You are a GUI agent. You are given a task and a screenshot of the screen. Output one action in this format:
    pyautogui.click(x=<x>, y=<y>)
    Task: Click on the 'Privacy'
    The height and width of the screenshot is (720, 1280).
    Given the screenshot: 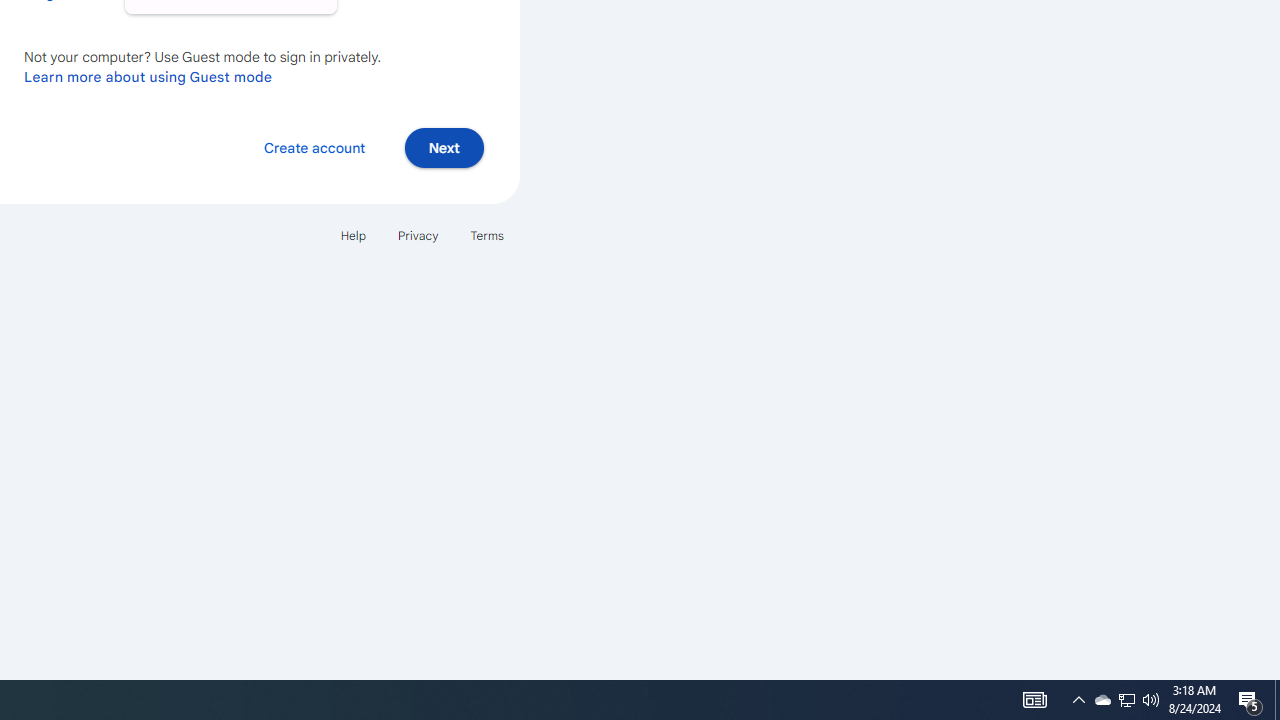 What is the action you would take?
    pyautogui.click(x=416, y=234)
    